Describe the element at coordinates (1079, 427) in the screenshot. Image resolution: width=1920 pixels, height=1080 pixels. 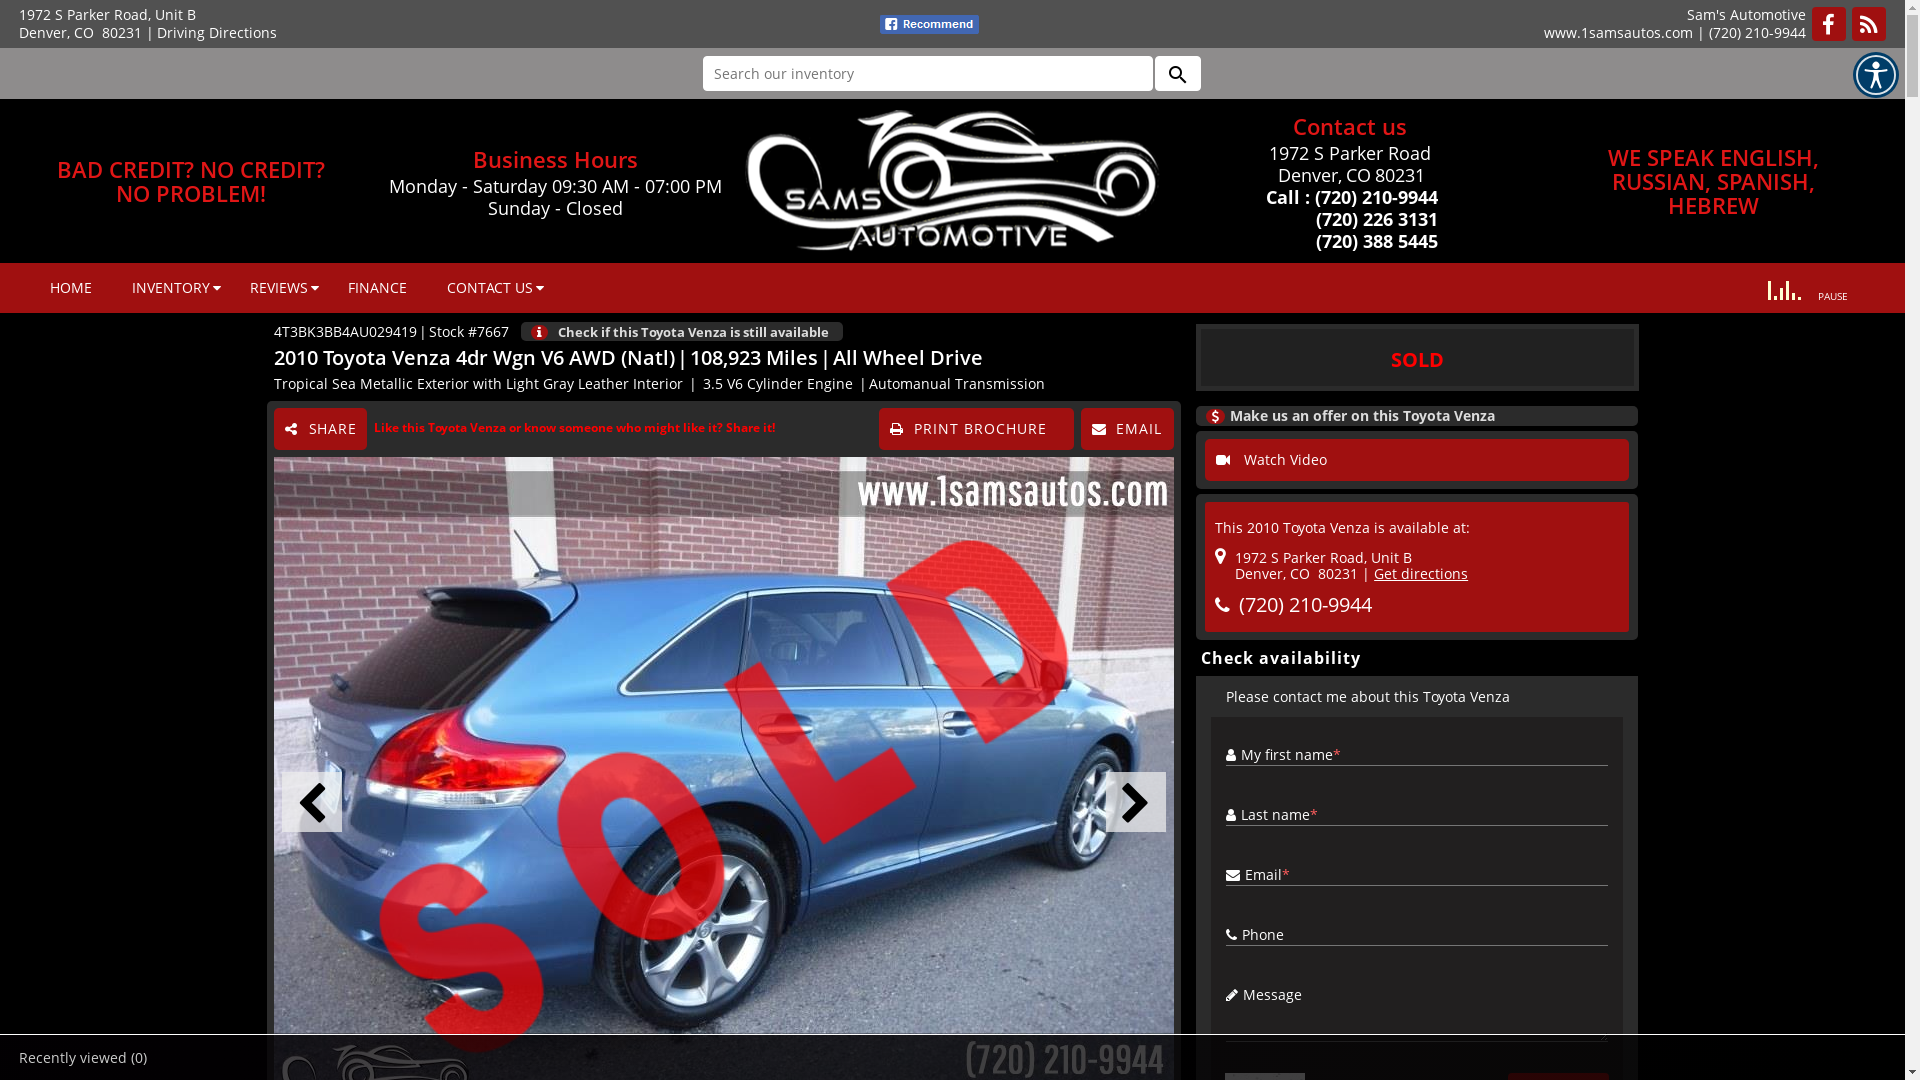
I see `'EMAIL'` at that location.